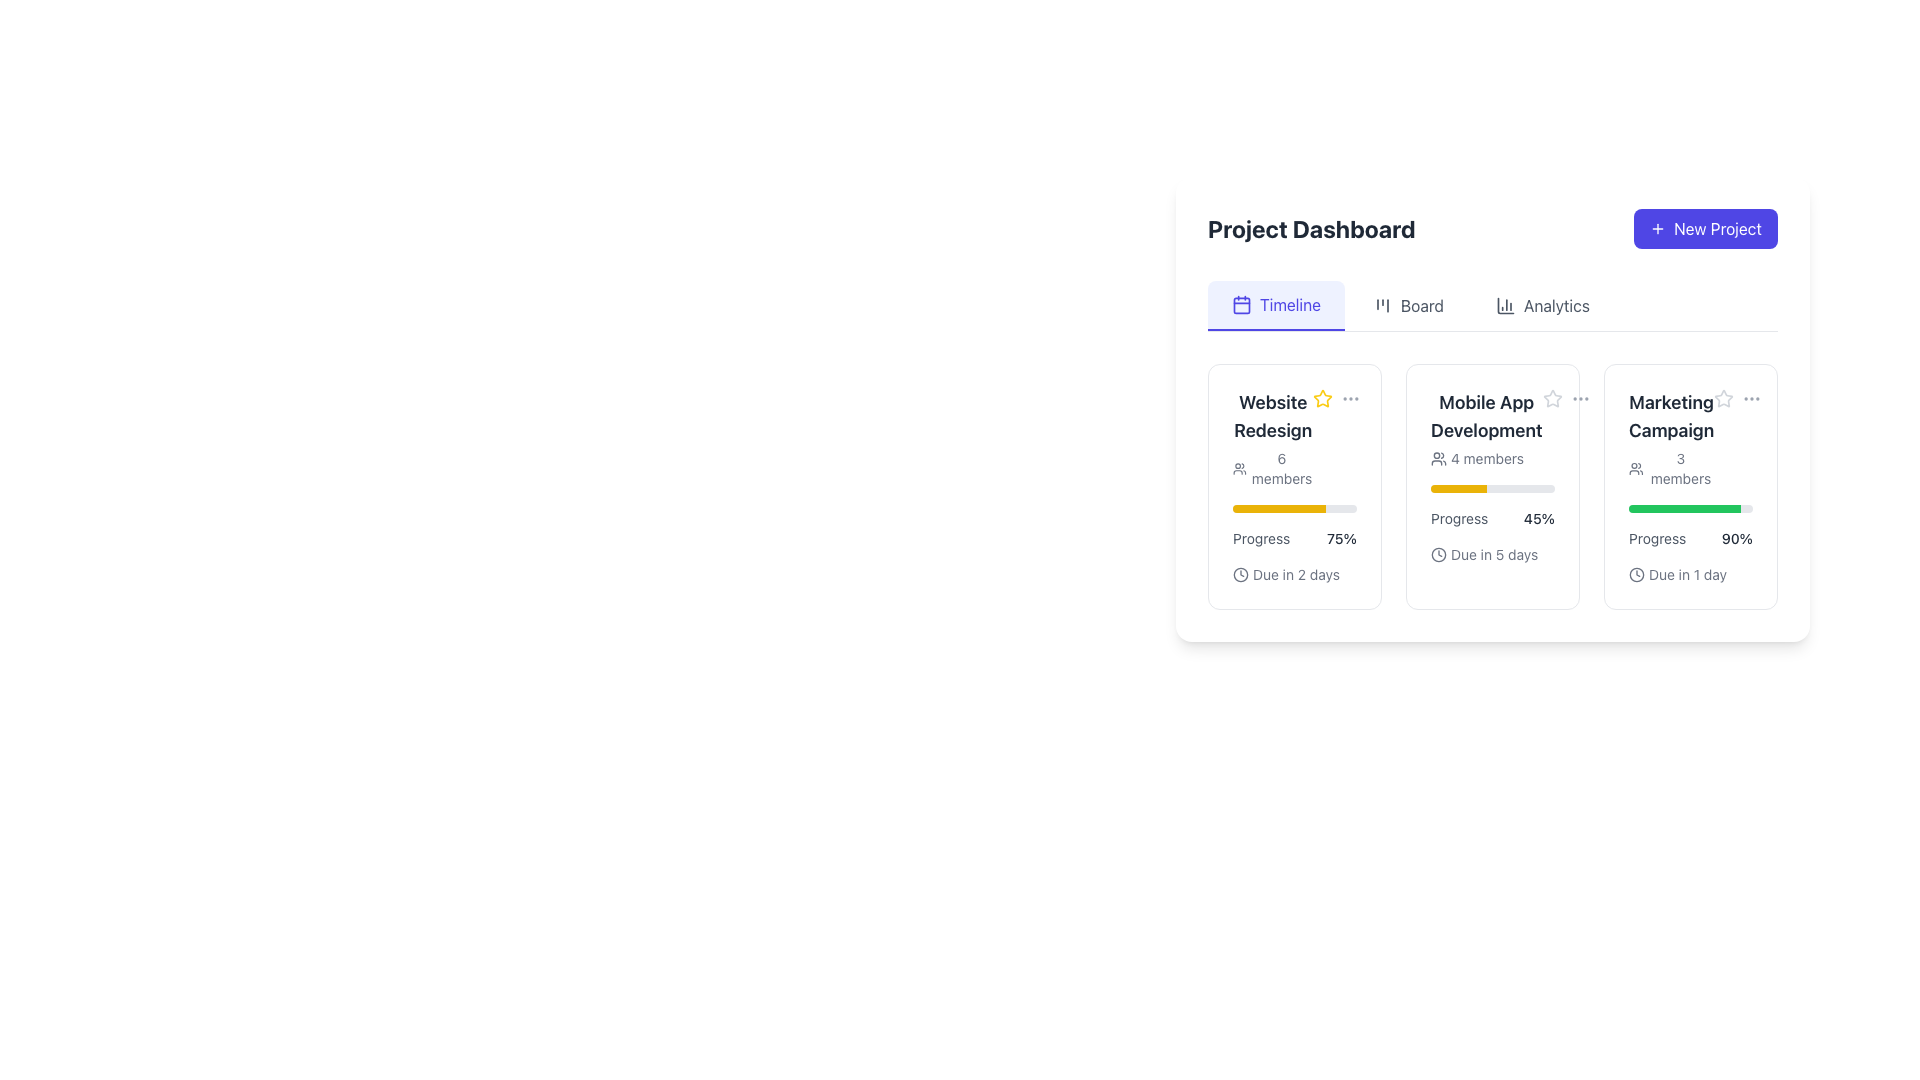 The image size is (1920, 1080). I want to click on the text label that identifies the project as 'Website Redesign', so click(1272, 415).